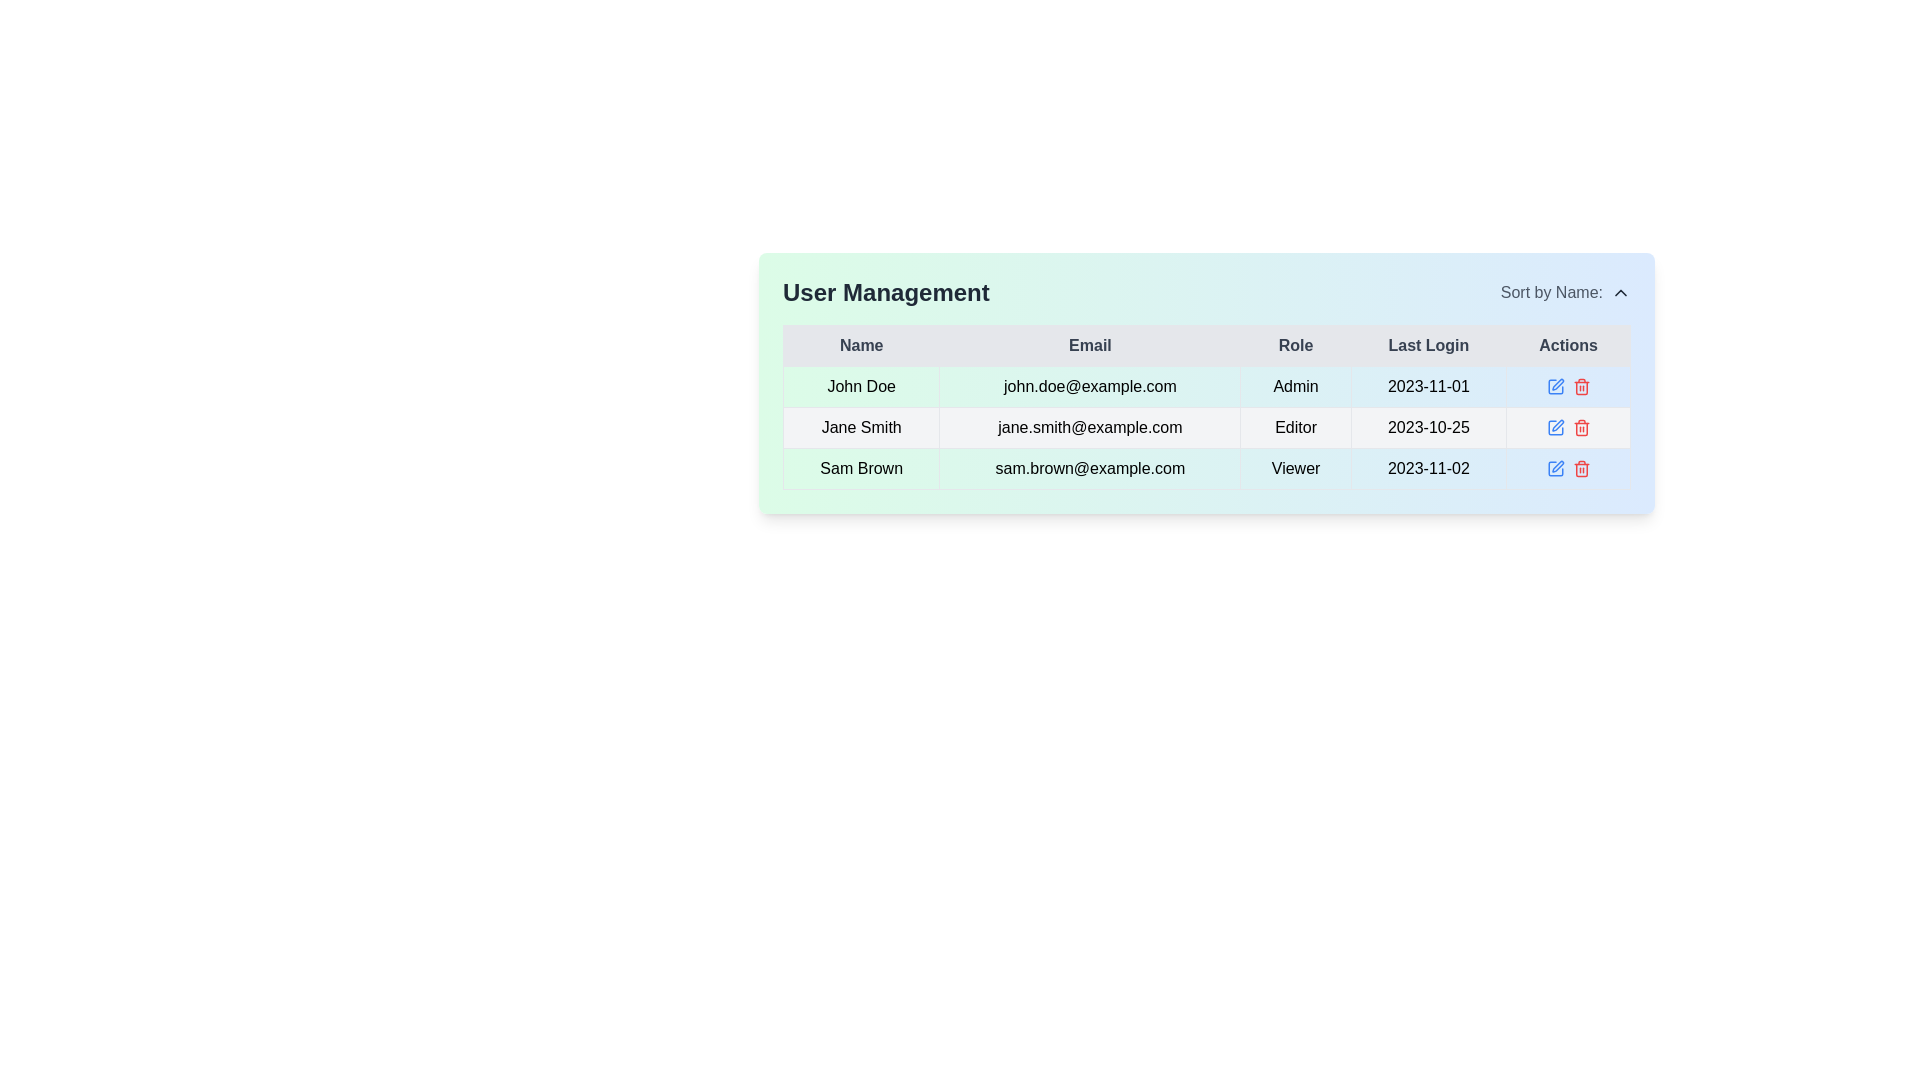 The height and width of the screenshot is (1080, 1920). What do you see at coordinates (1554, 386) in the screenshot?
I see `the edit button in the 'Actions' column for user John Doe` at bounding box center [1554, 386].